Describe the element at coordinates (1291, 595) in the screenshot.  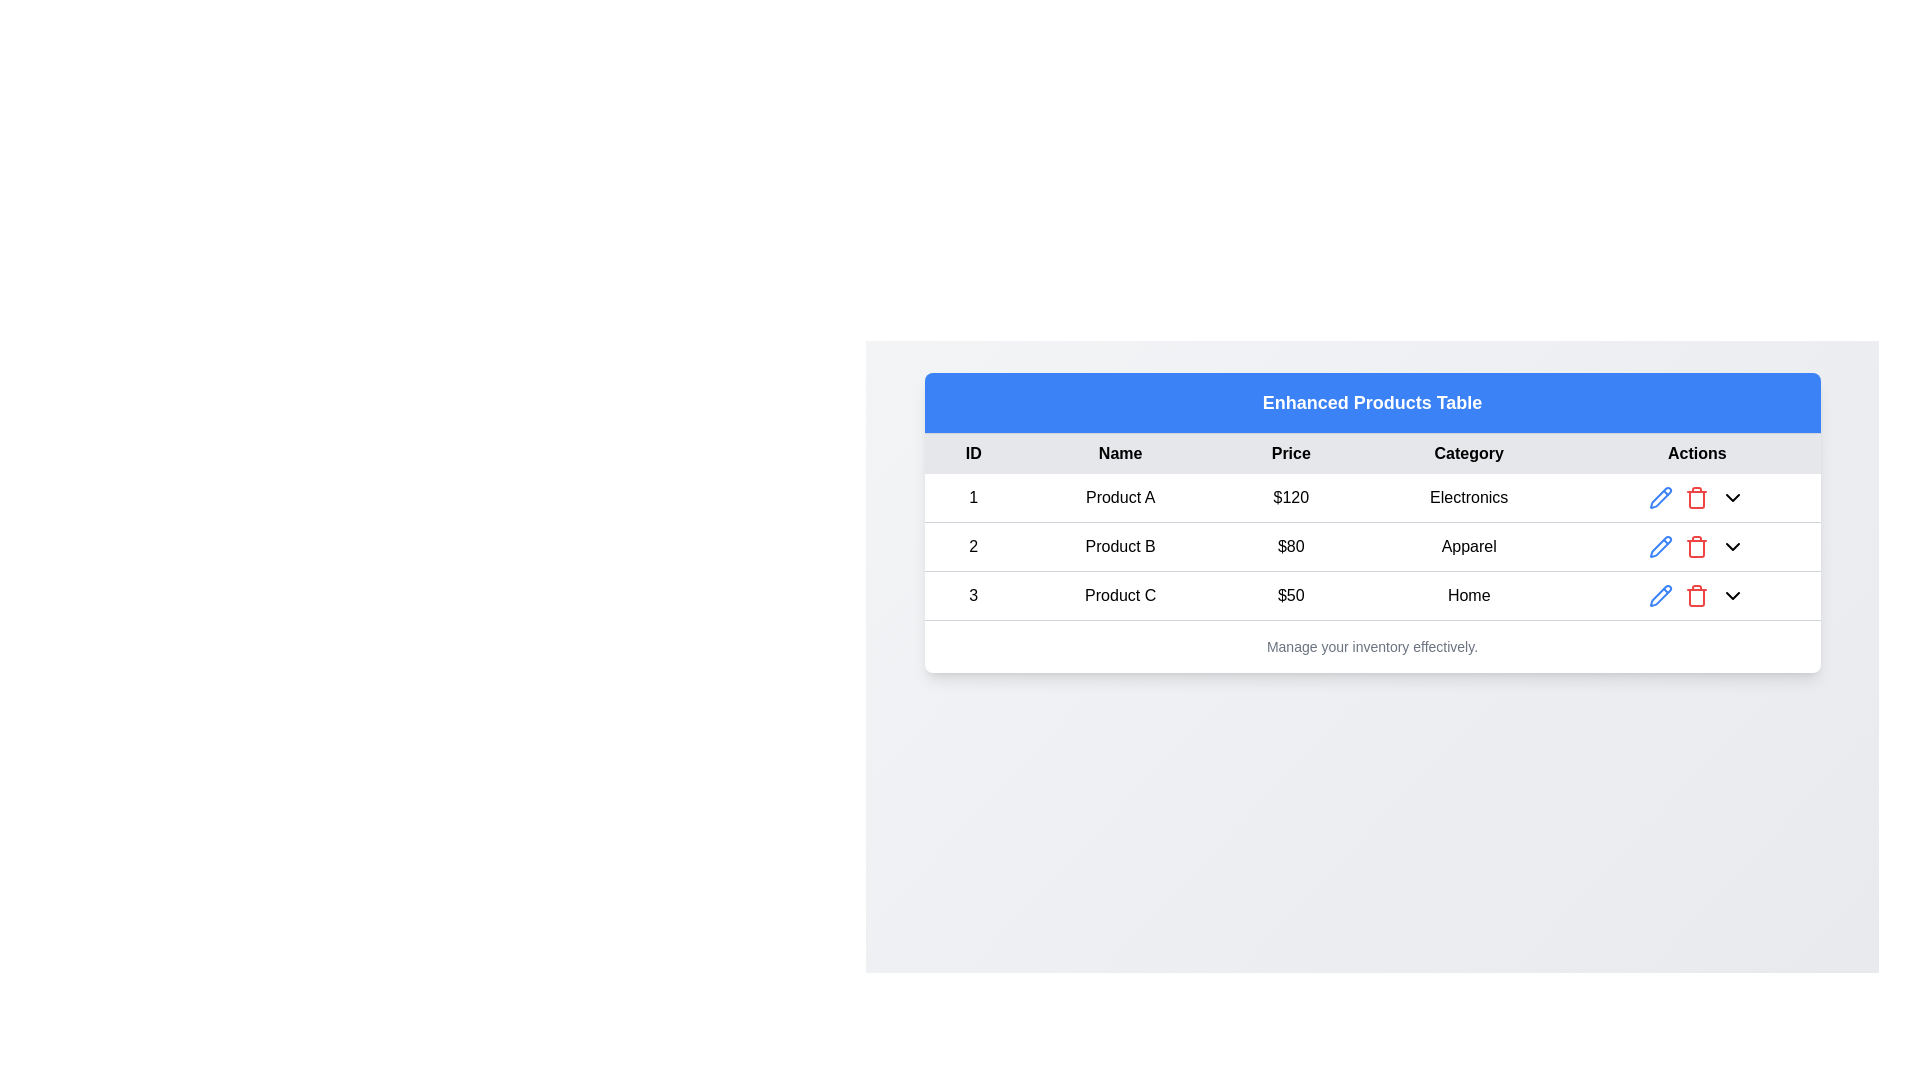
I see `the price text label displaying '$50' for 'Product C' in the Enhanced Products Table` at that location.